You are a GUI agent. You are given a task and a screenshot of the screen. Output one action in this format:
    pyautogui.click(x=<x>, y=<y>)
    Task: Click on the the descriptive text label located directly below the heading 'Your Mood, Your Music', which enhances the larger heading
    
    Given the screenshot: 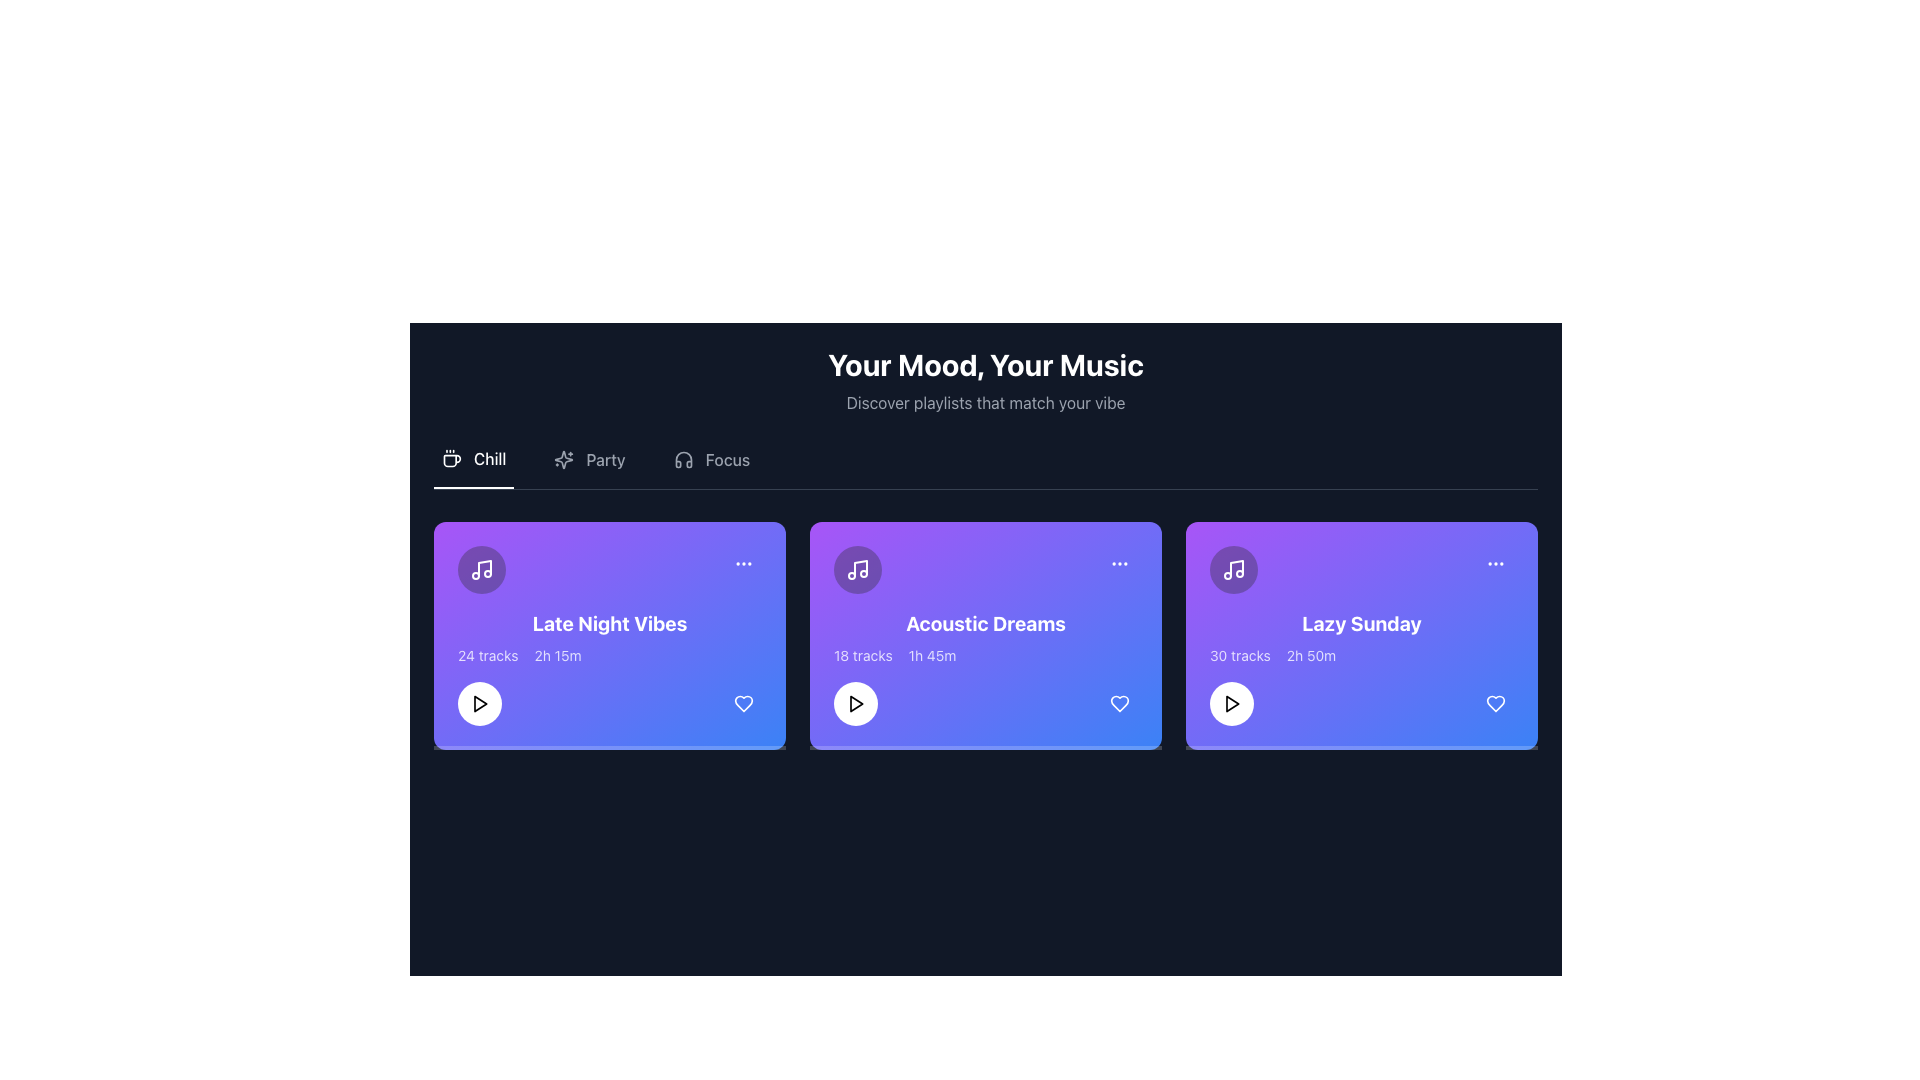 What is the action you would take?
    pyautogui.click(x=985, y=402)
    